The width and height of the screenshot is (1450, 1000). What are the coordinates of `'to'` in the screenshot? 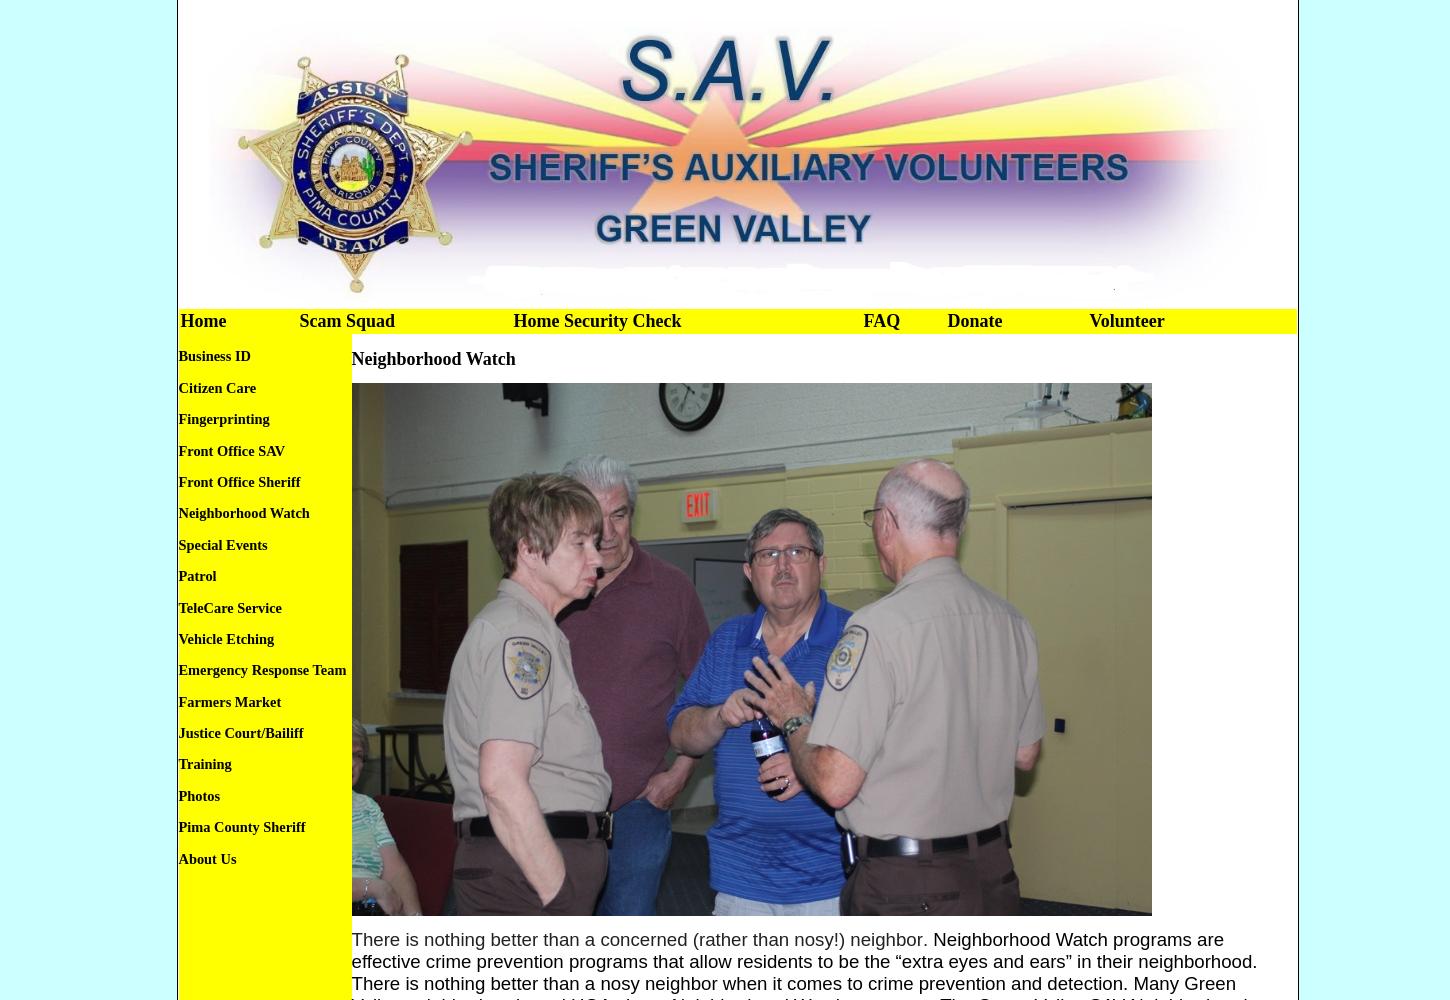 It's located at (827, 959).